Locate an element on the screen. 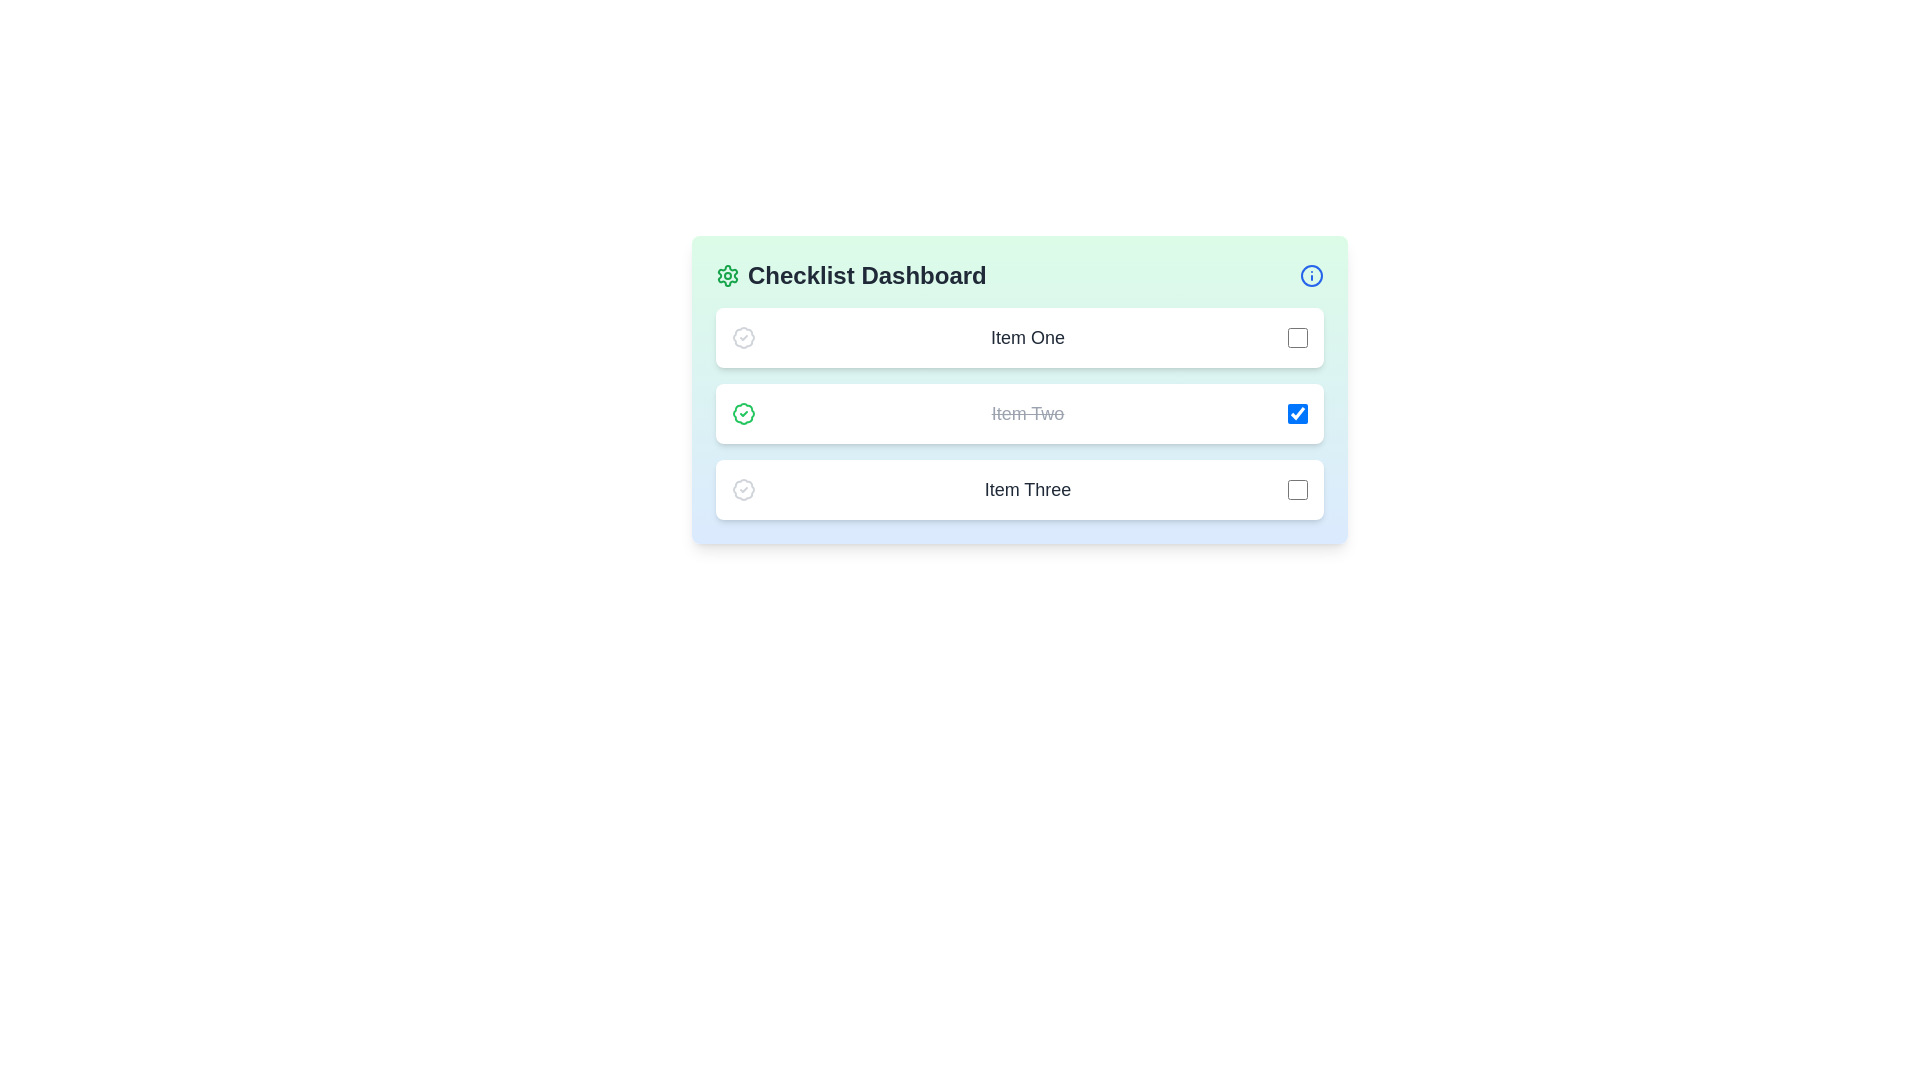 Image resolution: width=1920 pixels, height=1080 pixels. the status marker icon that indicates 'completed' or 'verified' status for 'Item Two' is located at coordinates (743, 412).